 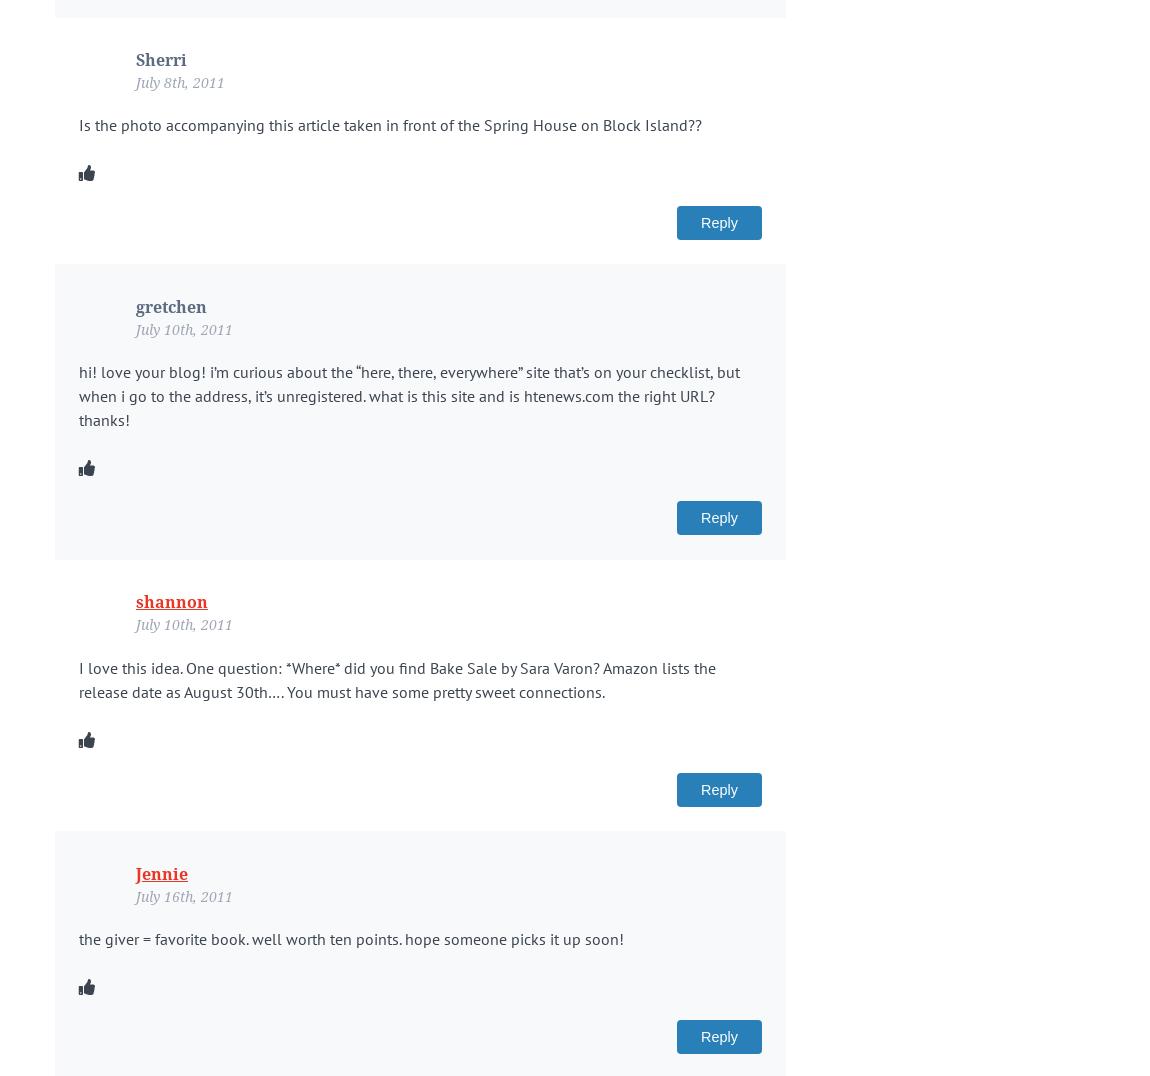 I want to click on 'the giver = favorite book. well worth ten points.  hope someone picks it up soon!', so click(x=351, y=936).